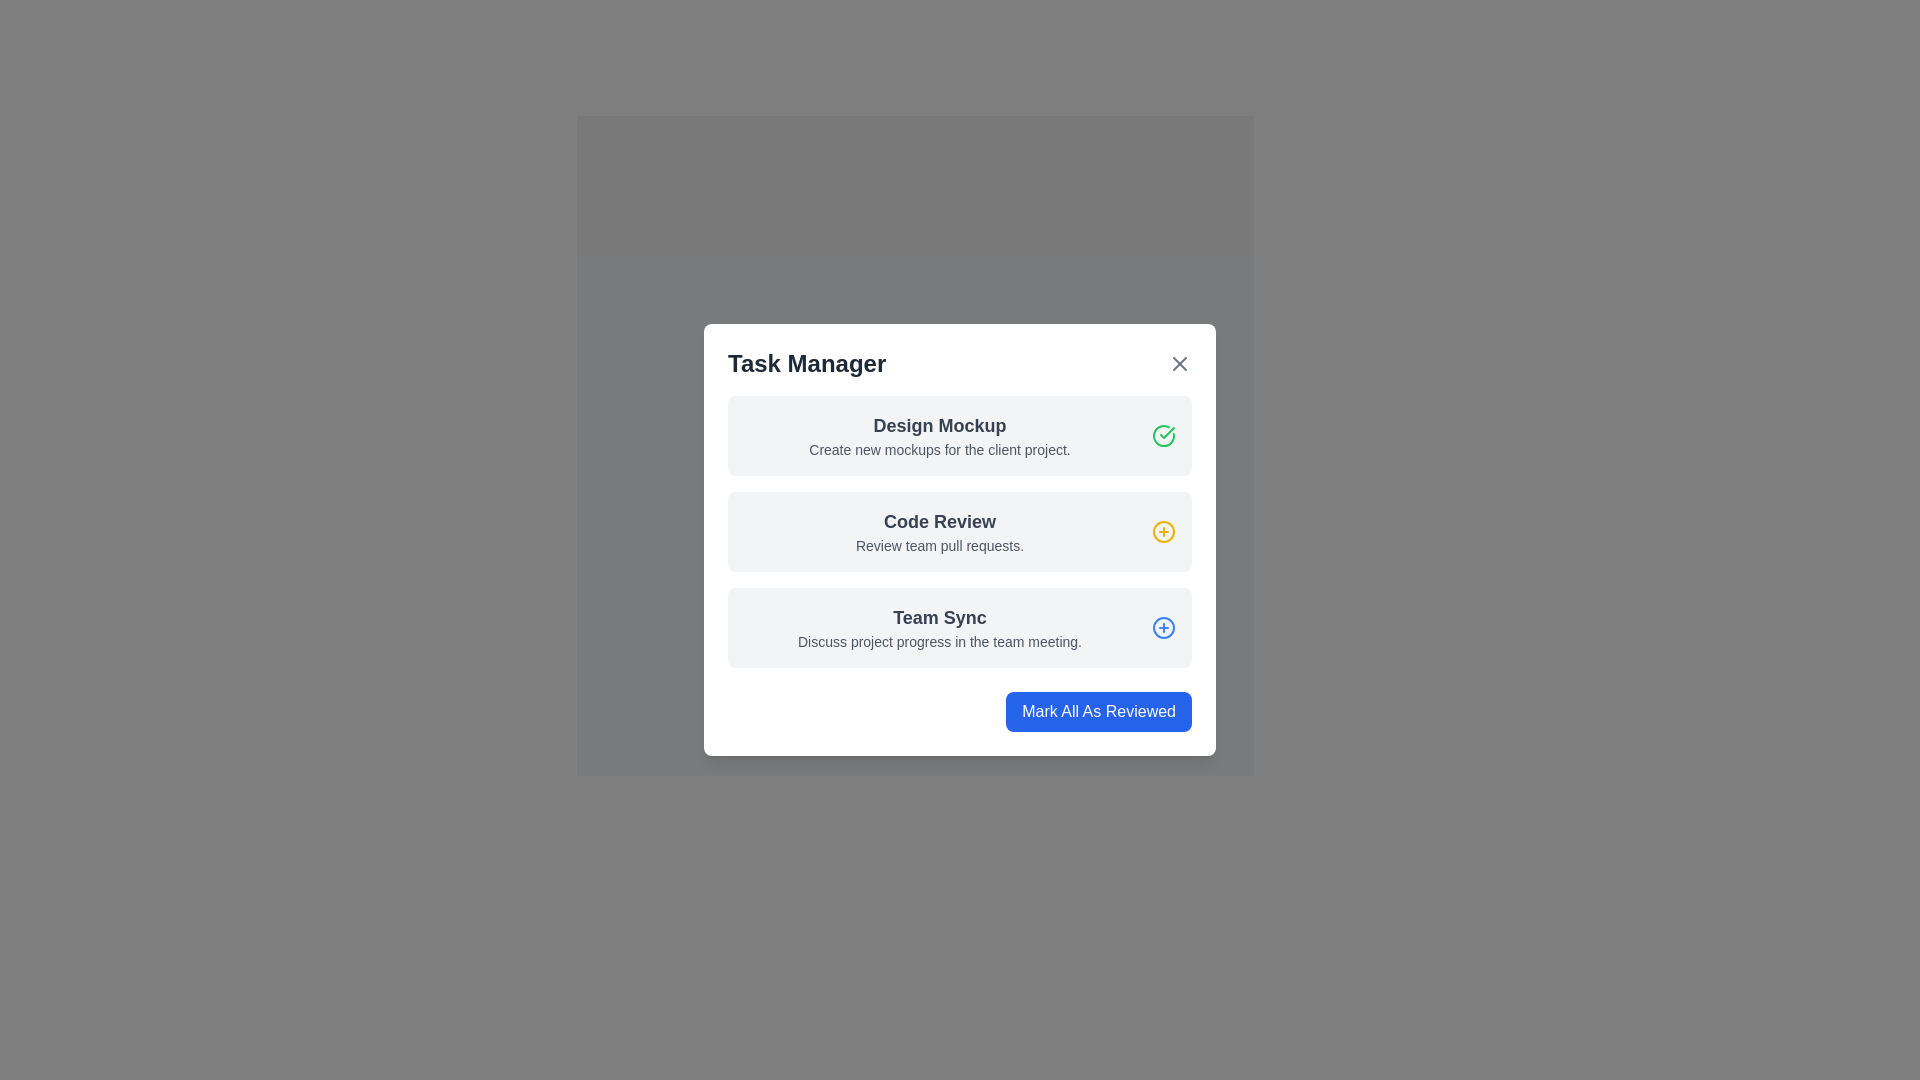  I want to click on the close button located in the top-right corner of the 'Task Manager' modal, which allows users to dismiss the modal window, so click(1180, 363).